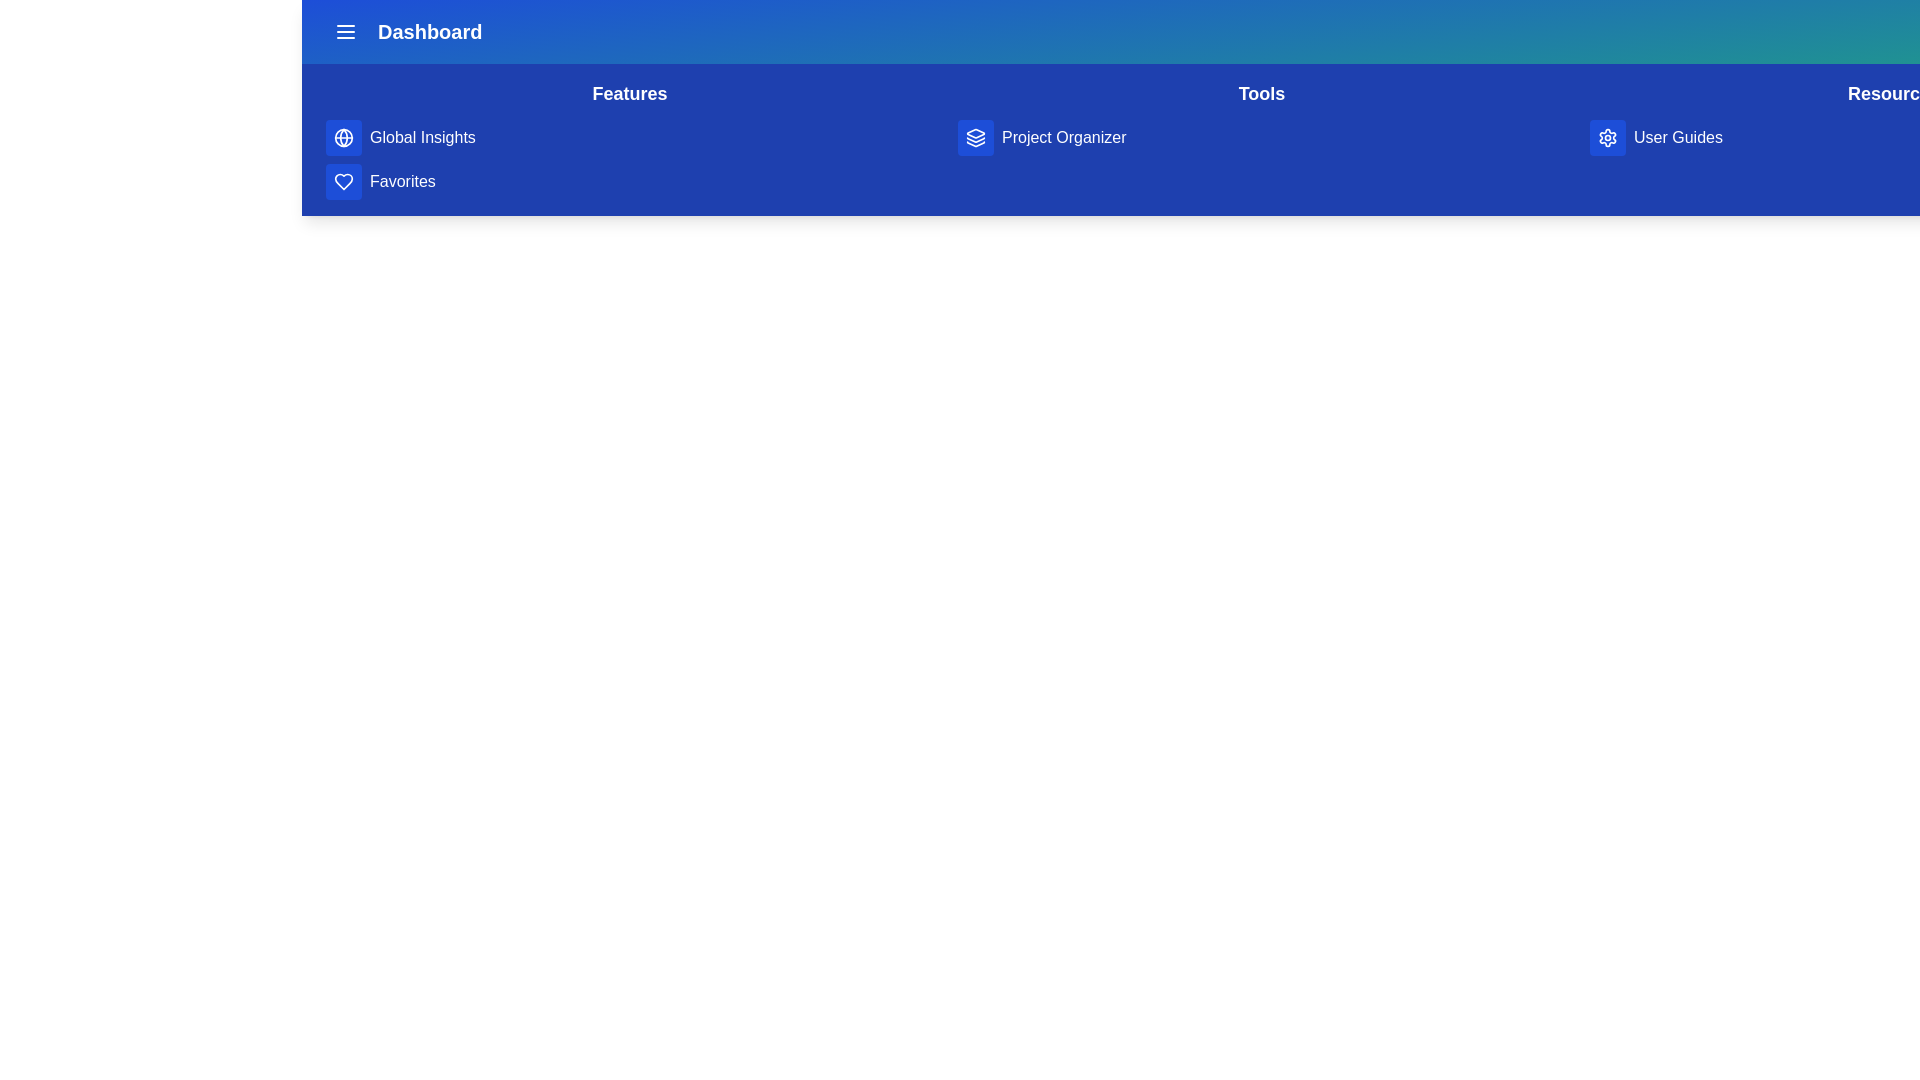  Describe the element at coordinates (1063, 137) in the screenshot. I see `the 'Project Organizer' text label located in the top navigation bar of the 'Tools' section to use it as a navigation reference` at that location.